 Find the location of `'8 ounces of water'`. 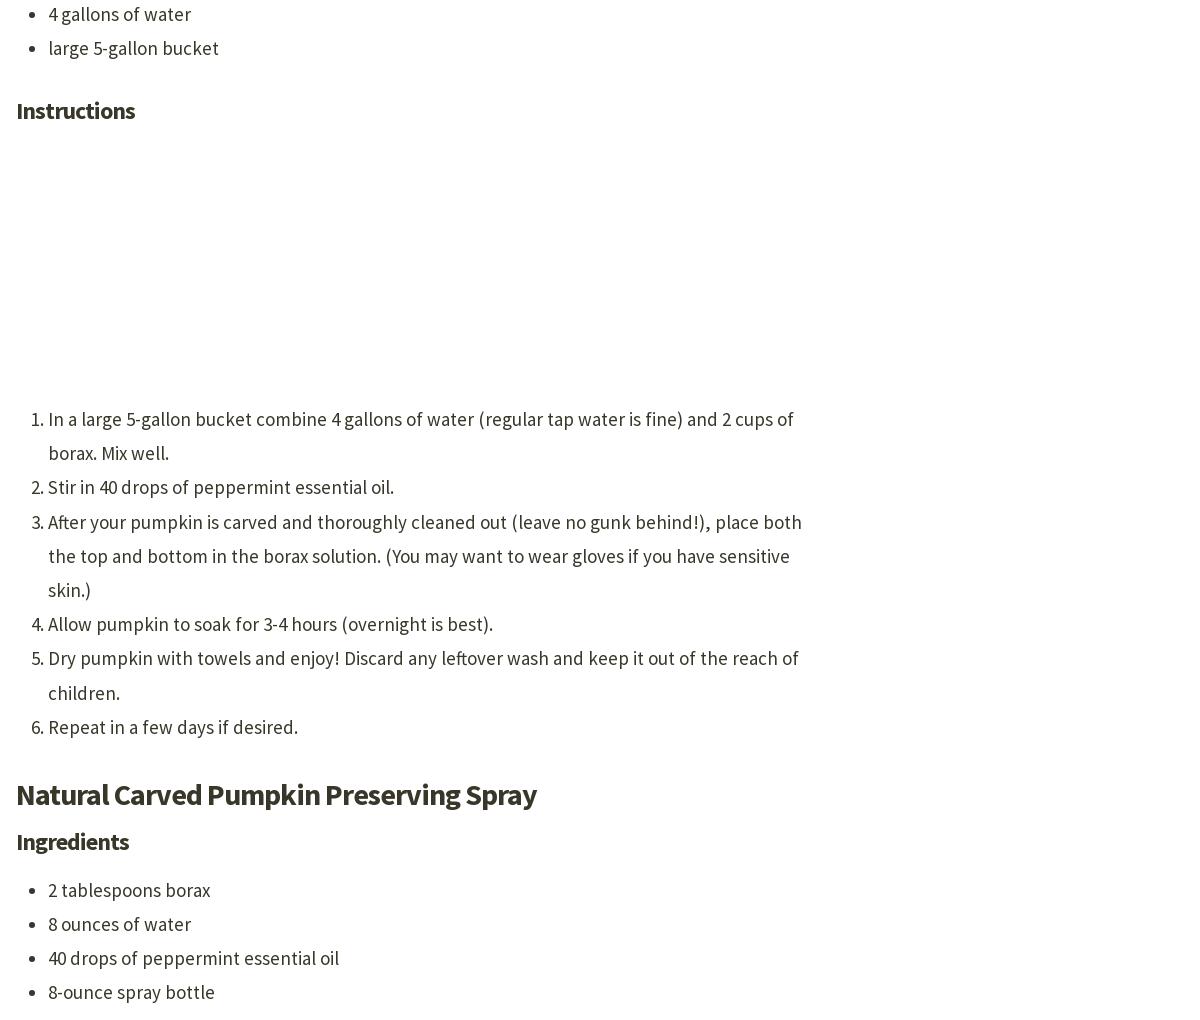

'8 ounces of water' is located at coordinates (48, 922).